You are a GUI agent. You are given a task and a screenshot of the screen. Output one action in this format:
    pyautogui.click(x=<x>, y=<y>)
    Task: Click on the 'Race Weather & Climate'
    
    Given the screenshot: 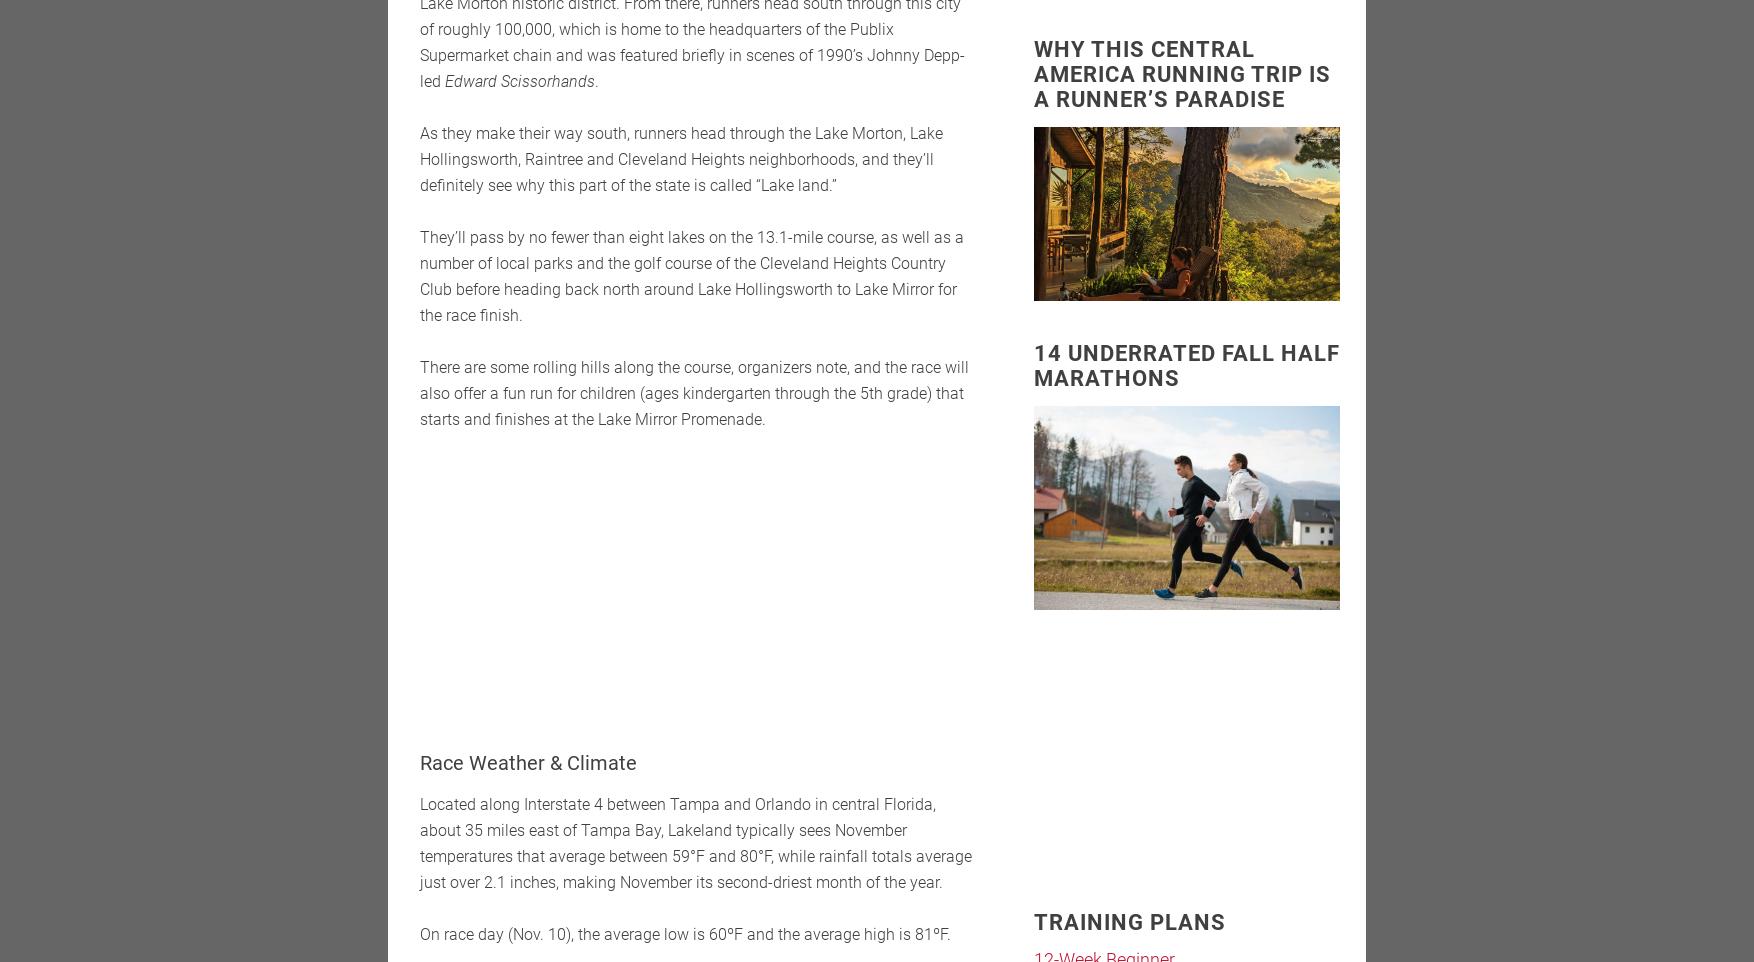 What is the action you would take?
    pyautogui.click(x=528, y=762)
    